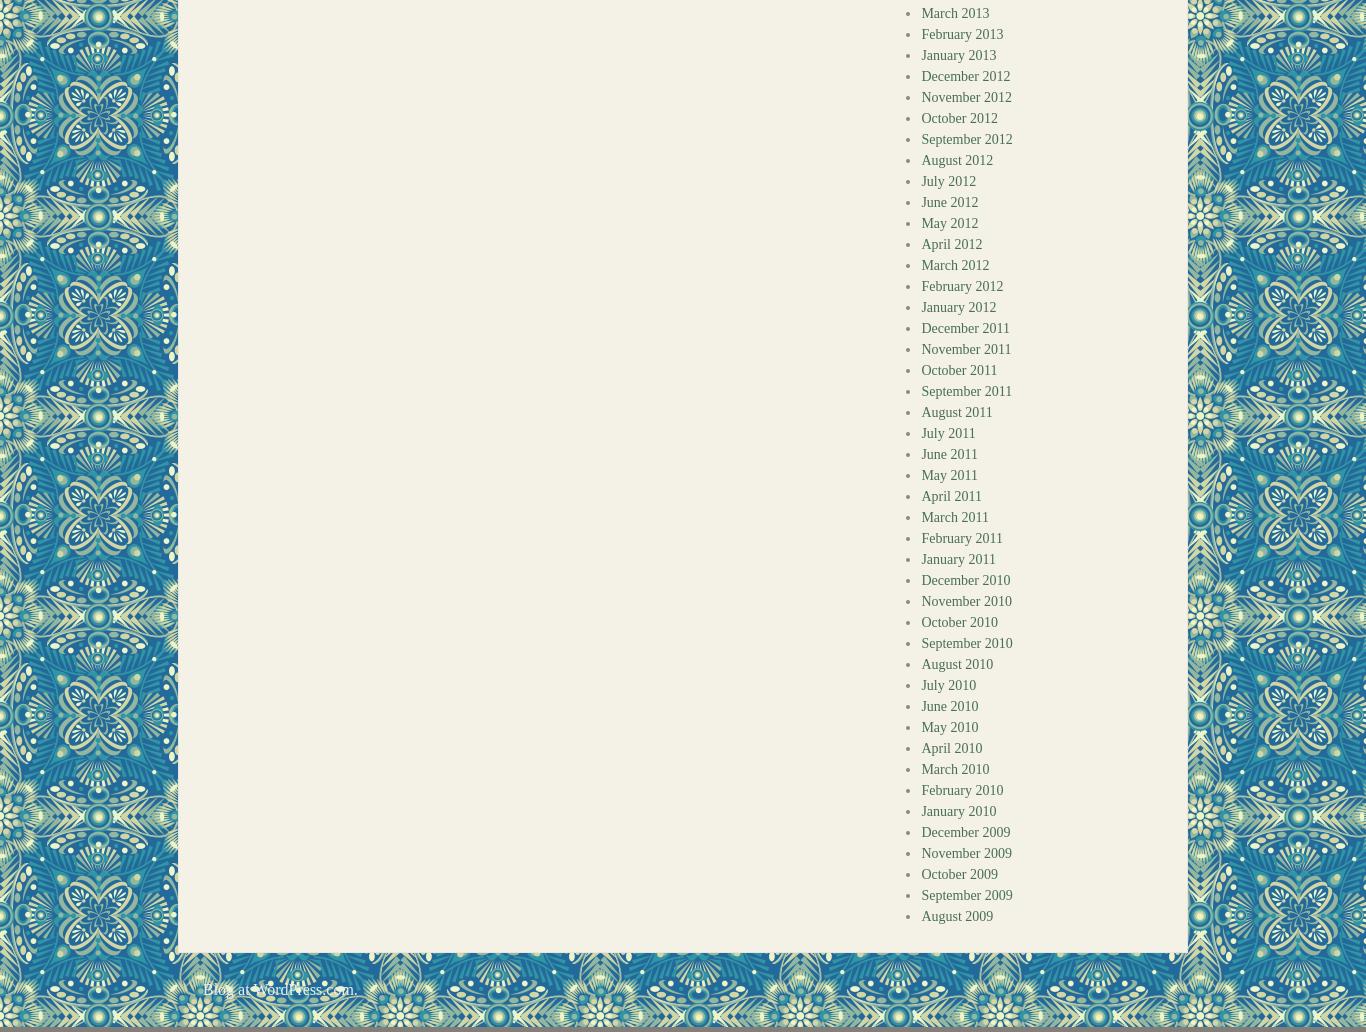 The height and width of the screenshot is (1032, 1366). What do you see at coordinates (966, 349) in the screenshot?
I see `'November 2011'` at bounding box center [966, 349].